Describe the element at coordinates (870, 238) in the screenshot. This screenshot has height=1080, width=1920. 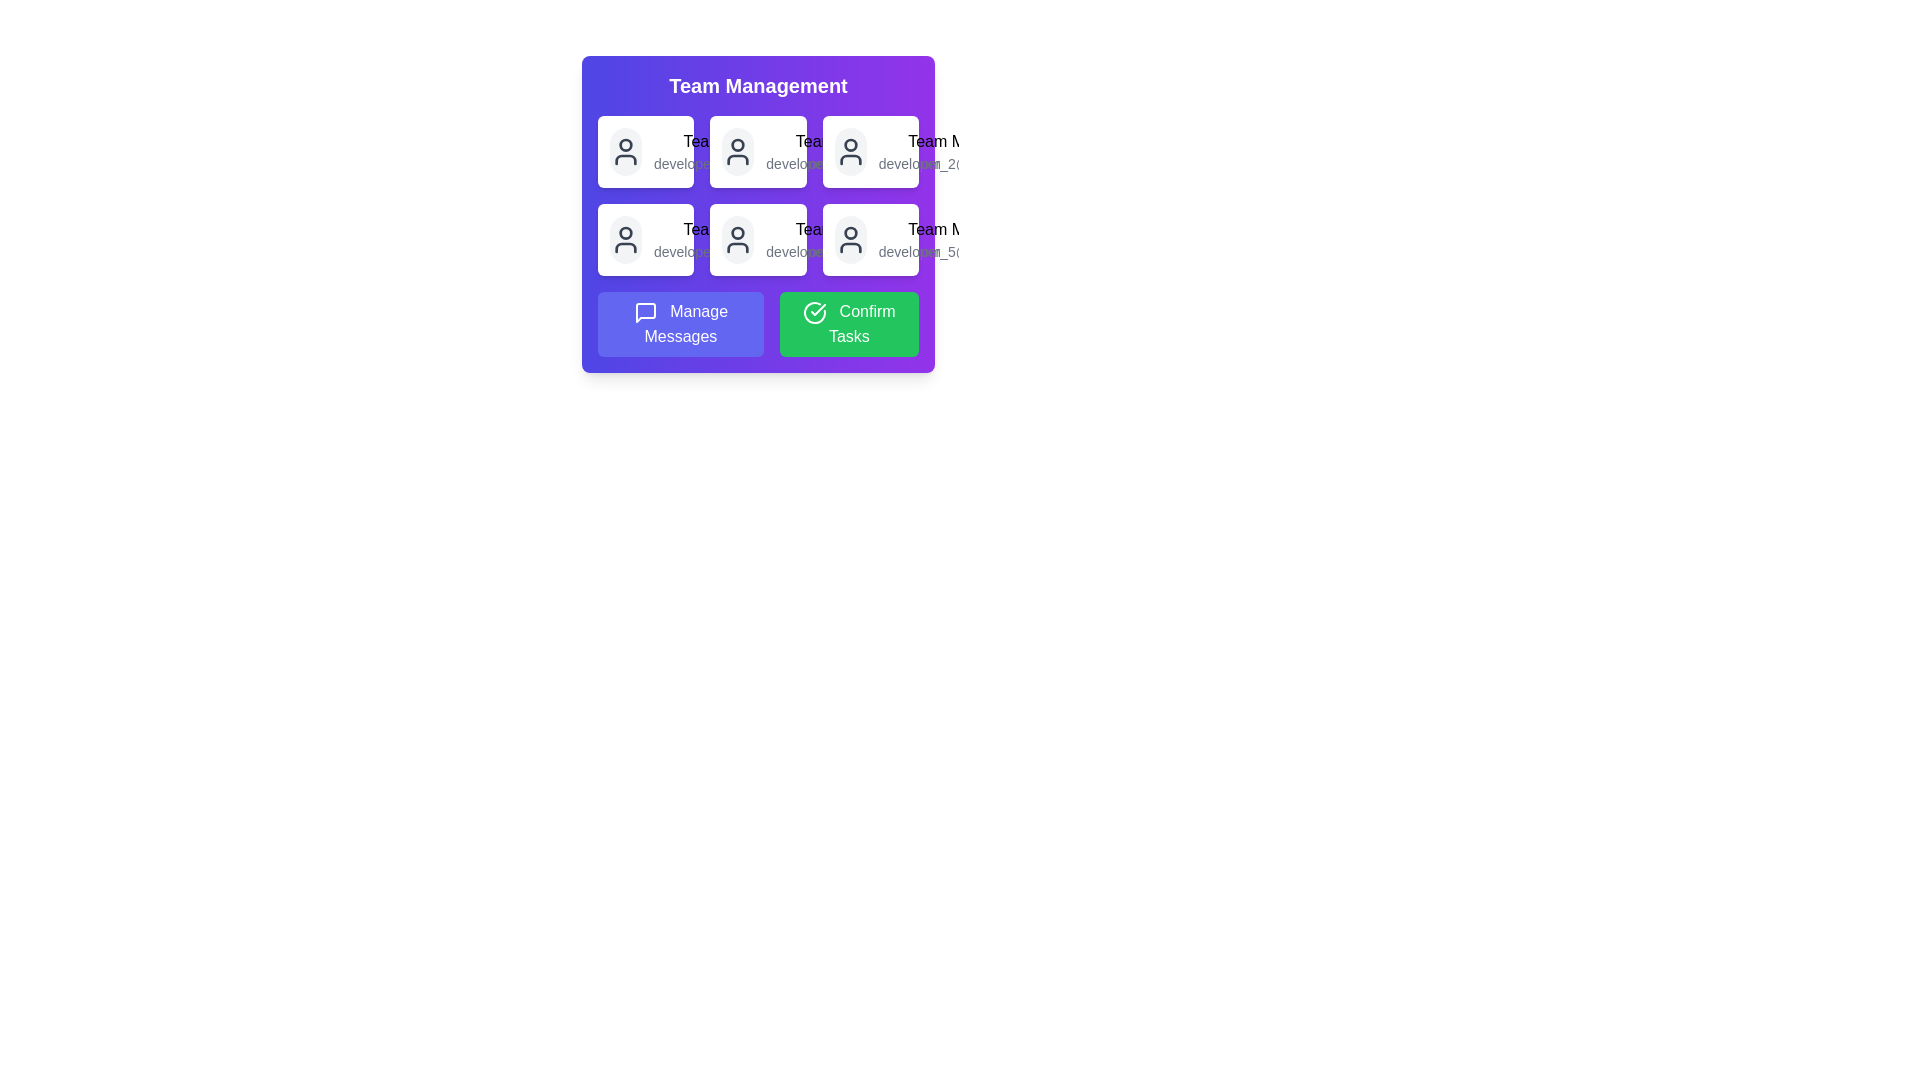
I see `the Card component displaying 'Team Member 6' and 'developer_5@example.com' located in the second row, on the right side of a 3x2 grid layout within the 'Team Management' panel` at that location.